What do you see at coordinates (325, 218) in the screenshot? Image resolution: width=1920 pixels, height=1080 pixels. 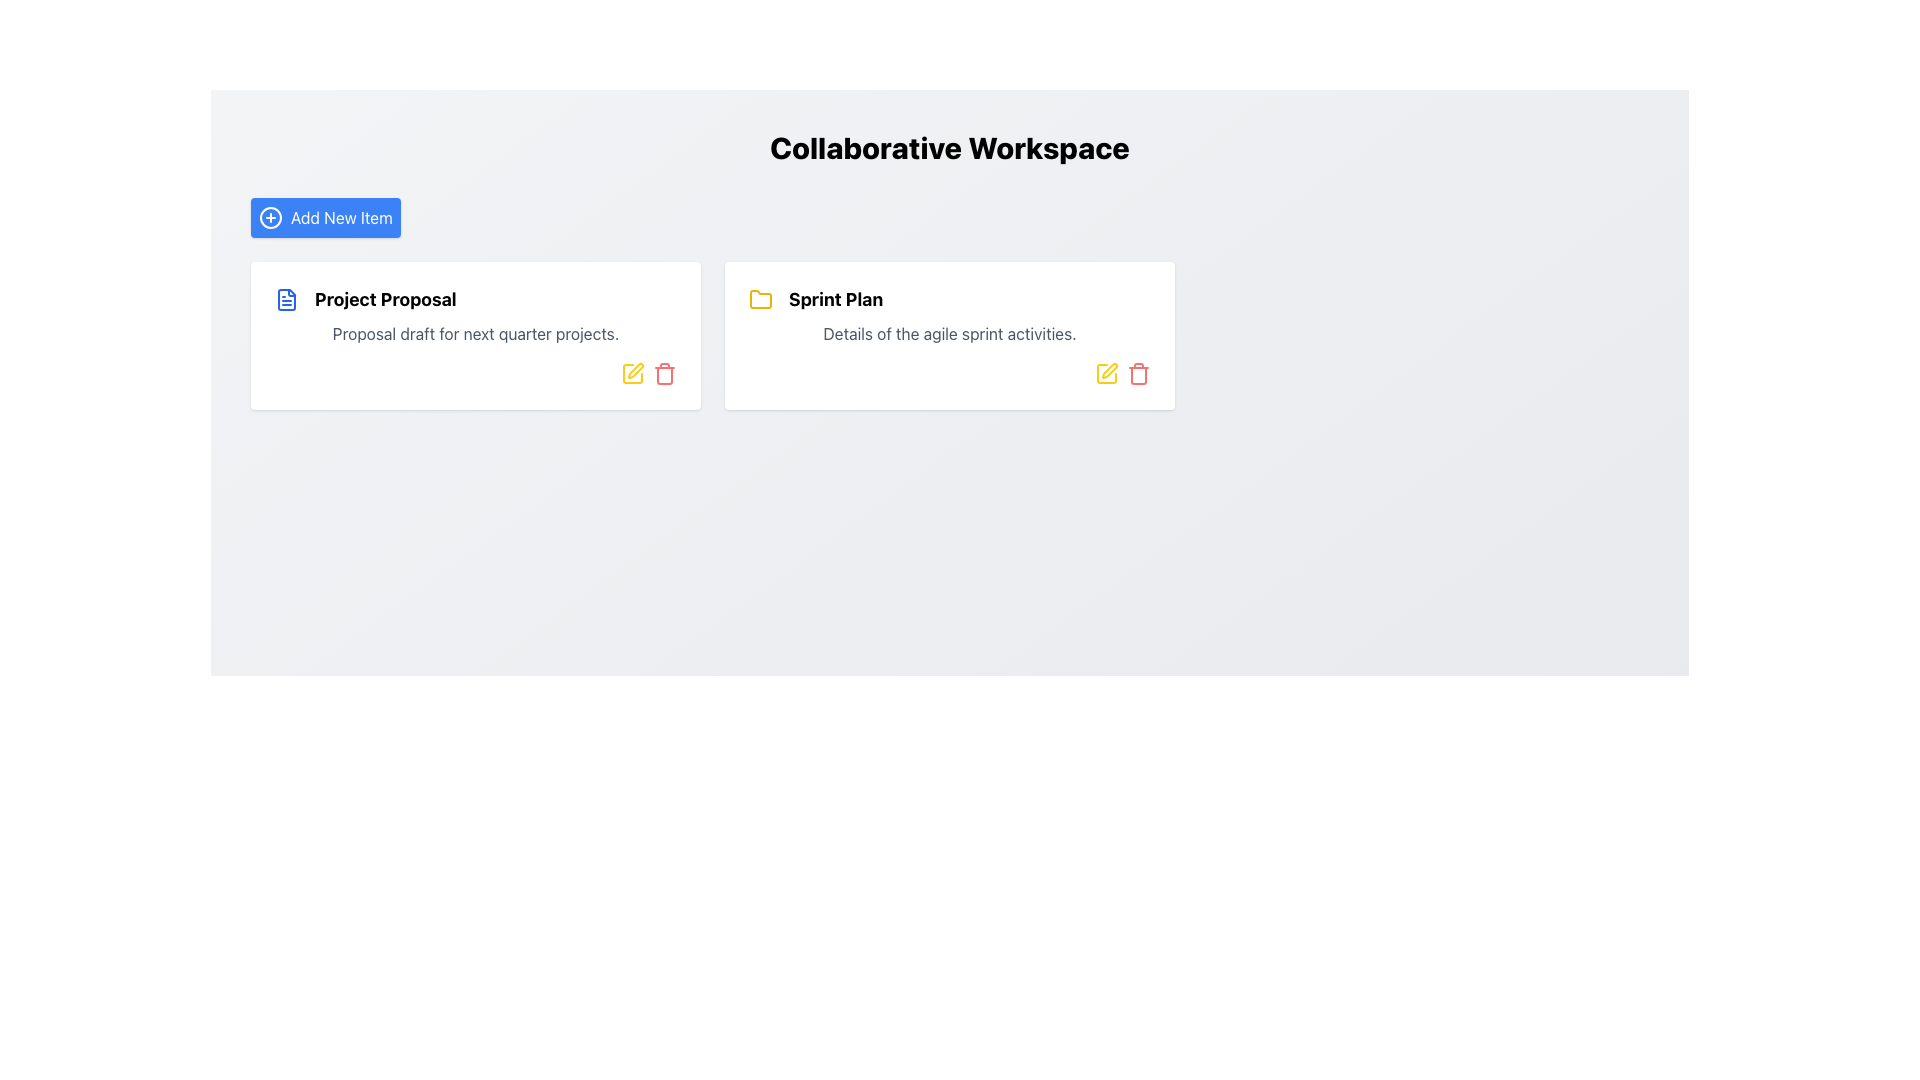 I see `the button that allows users to add new items to the workspace, located beneath the text 'Collaborative Workspace' and above the grid layout of cards` at bounding box center [325, 218].